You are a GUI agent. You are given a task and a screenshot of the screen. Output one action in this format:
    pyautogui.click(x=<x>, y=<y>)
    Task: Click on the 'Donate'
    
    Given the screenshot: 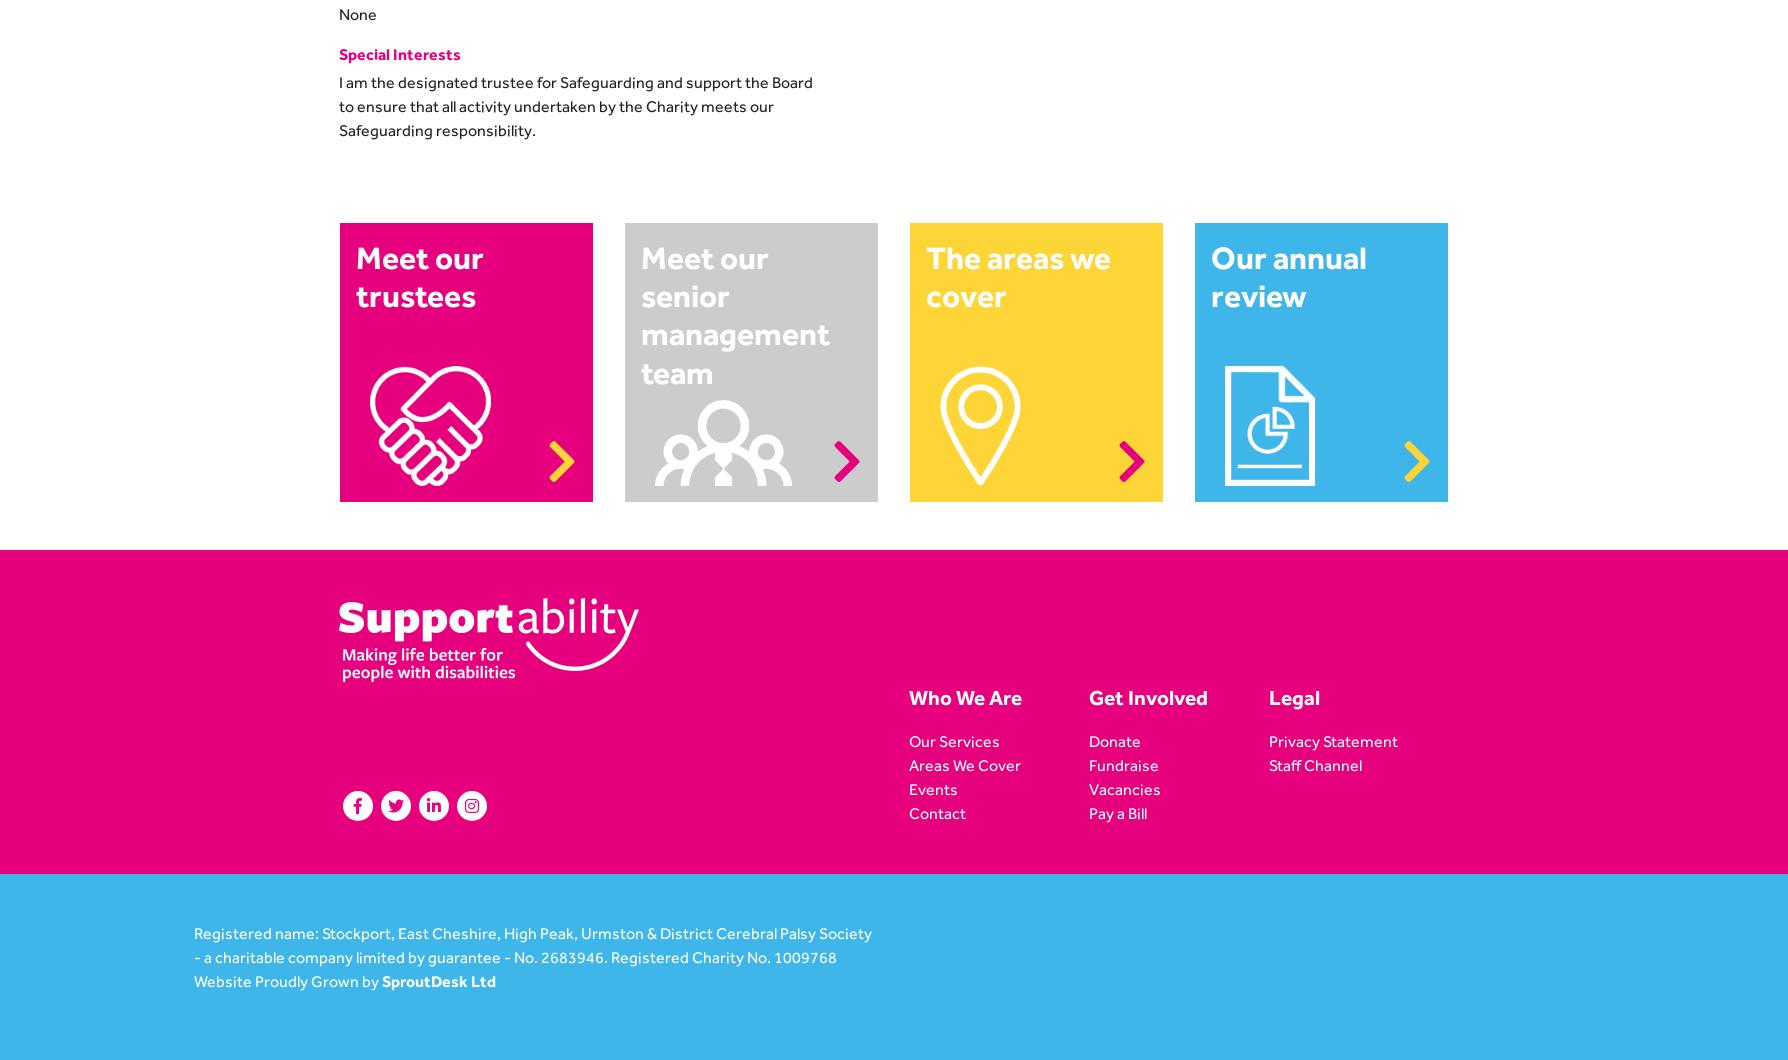 What is the action you would take?
    pyautogui.click(x=1114, y=740)
    